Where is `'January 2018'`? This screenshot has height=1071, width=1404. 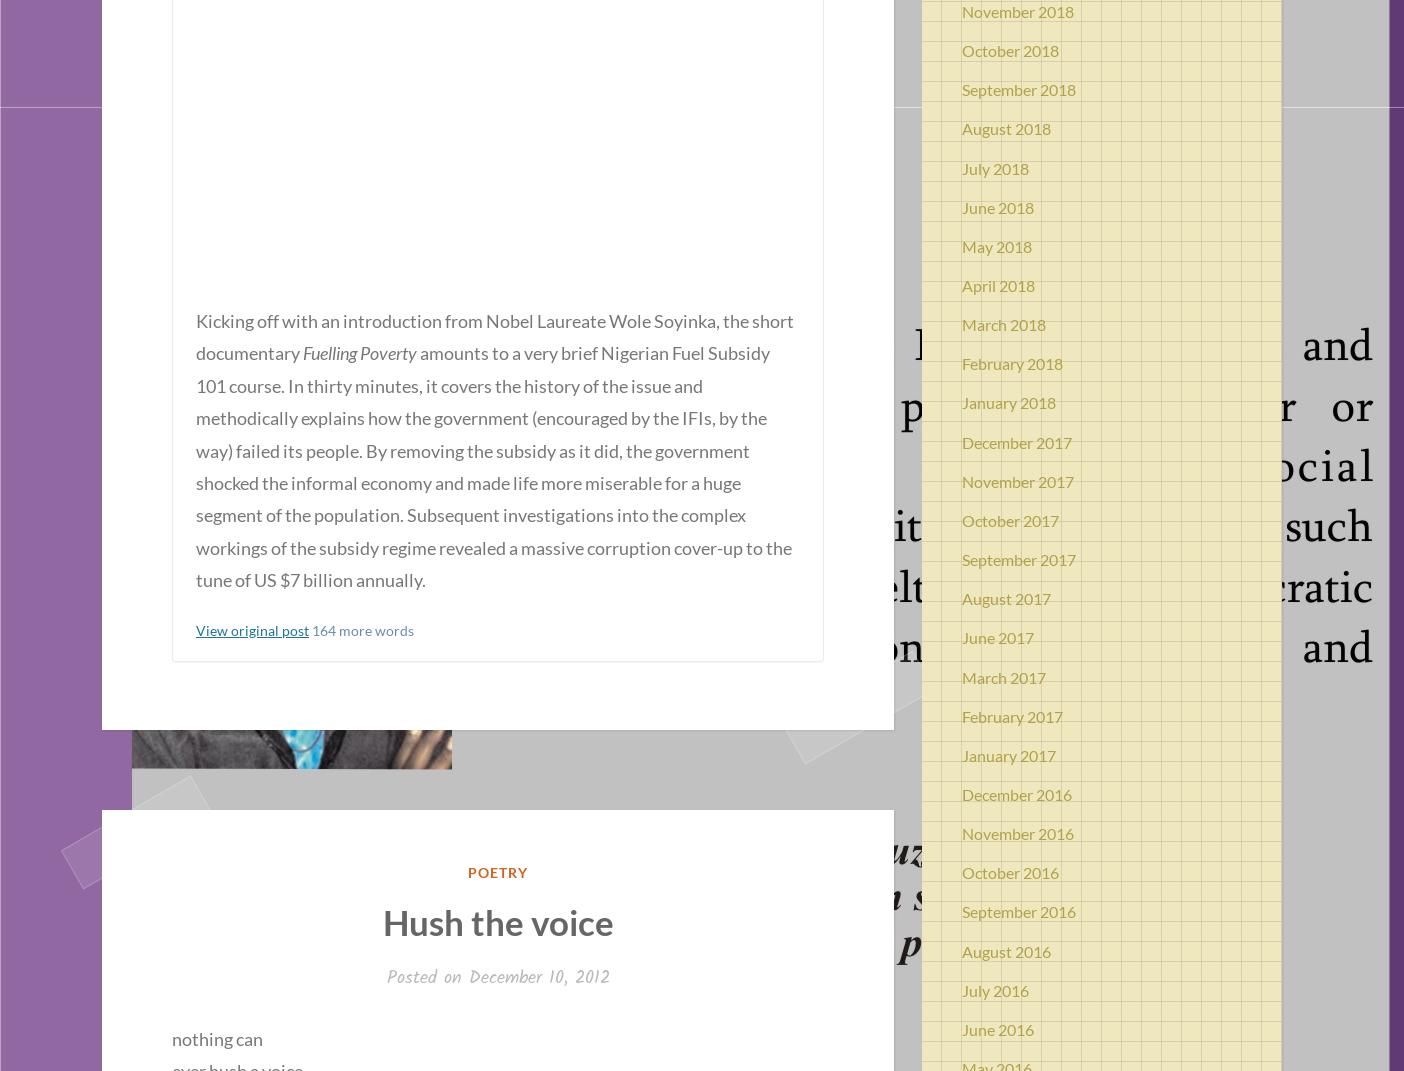 'January 2018' is located at coordinates (1009, 402).